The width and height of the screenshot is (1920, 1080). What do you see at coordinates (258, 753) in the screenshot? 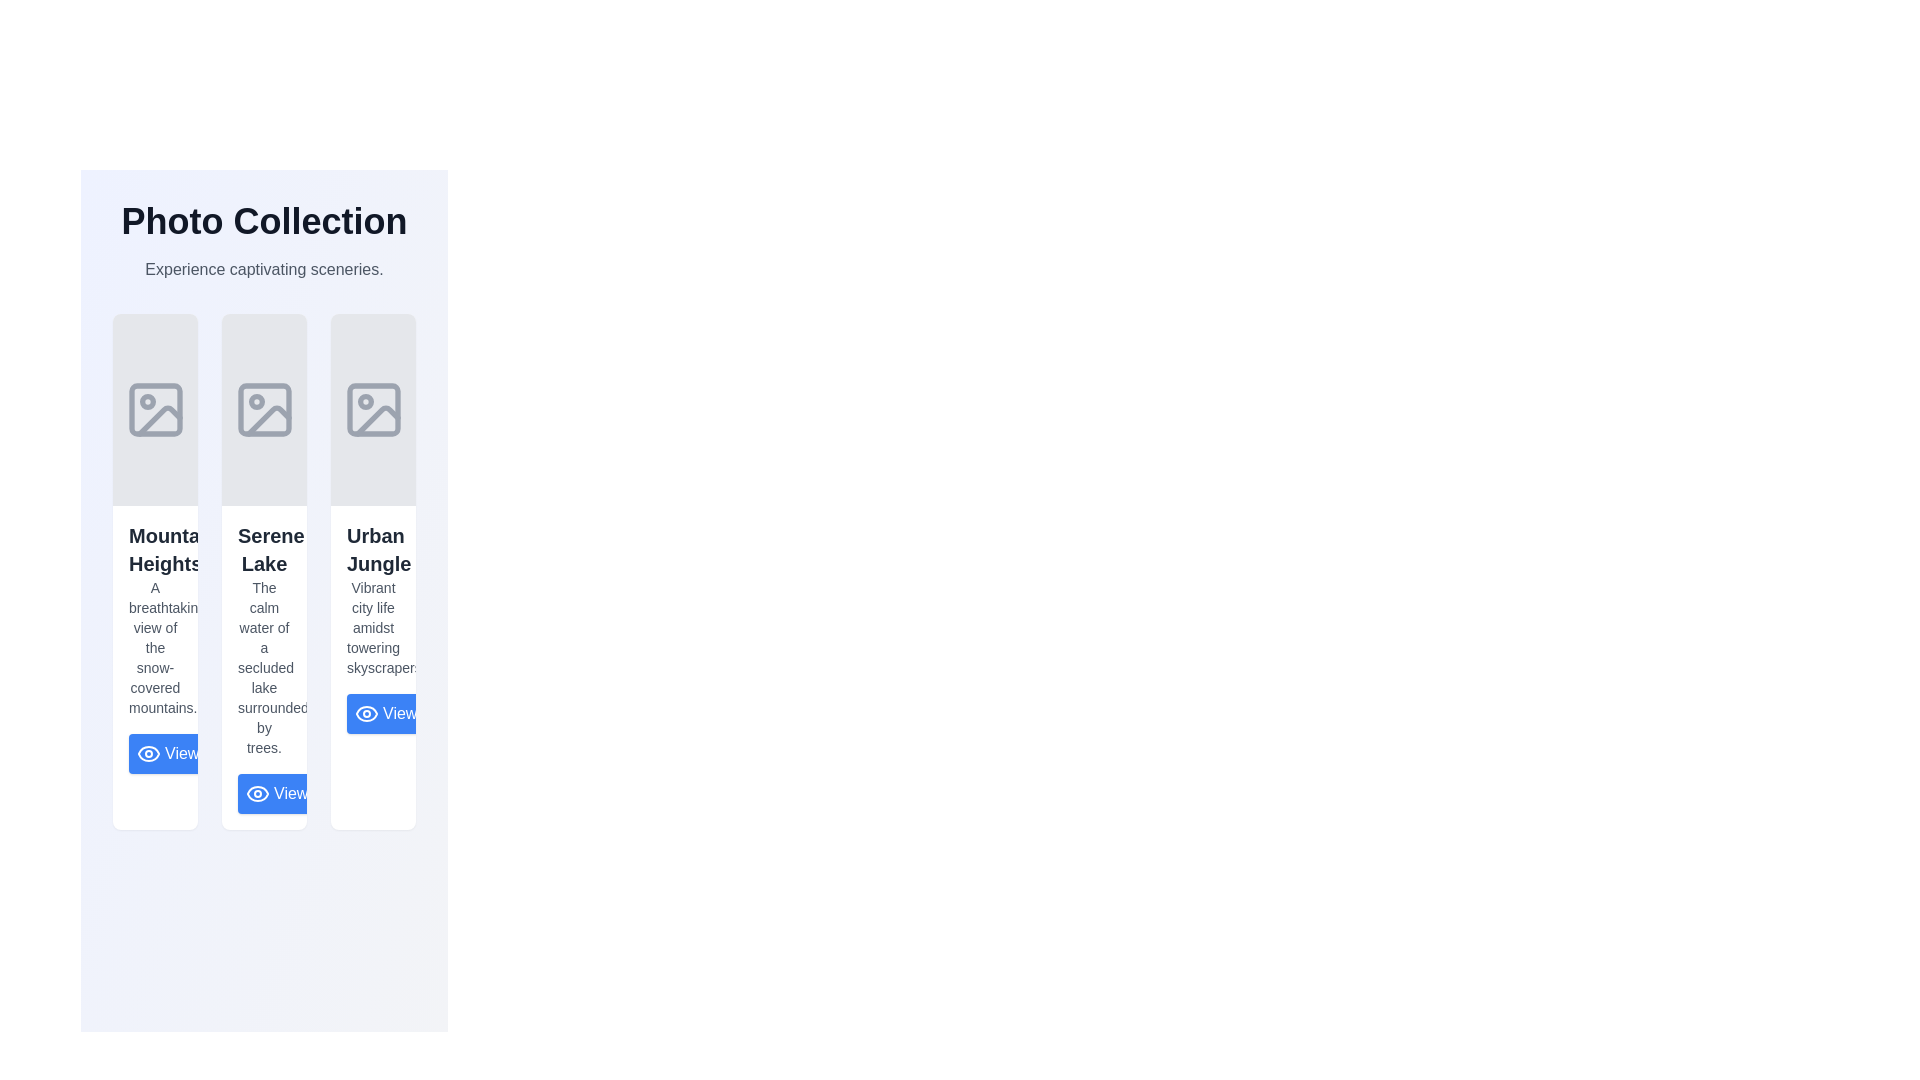
I see `the 'Edit' button, which is the second button in a row of three ('View', 'Edit', 'Delete')` at bounding box center [258, 753].